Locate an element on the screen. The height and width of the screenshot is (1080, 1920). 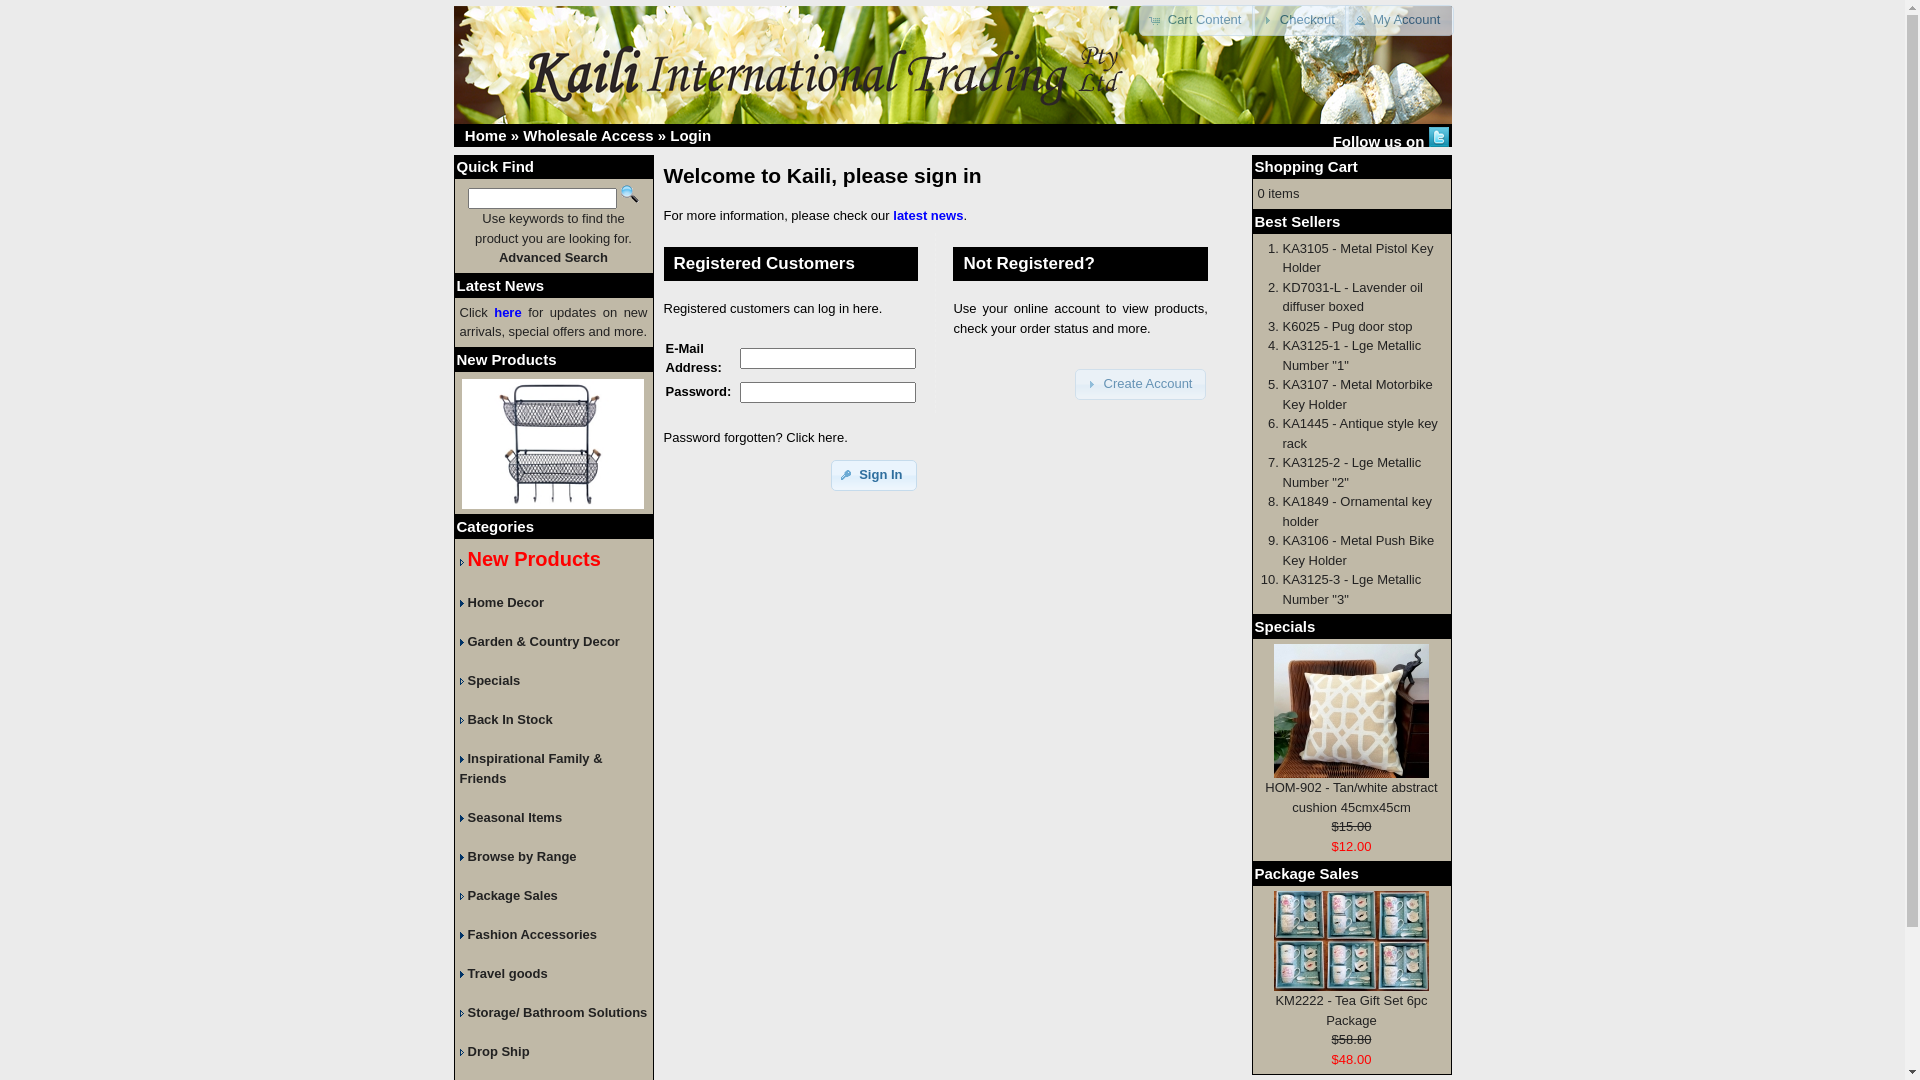
'Travel goods' is located at coordinates (504, 972).